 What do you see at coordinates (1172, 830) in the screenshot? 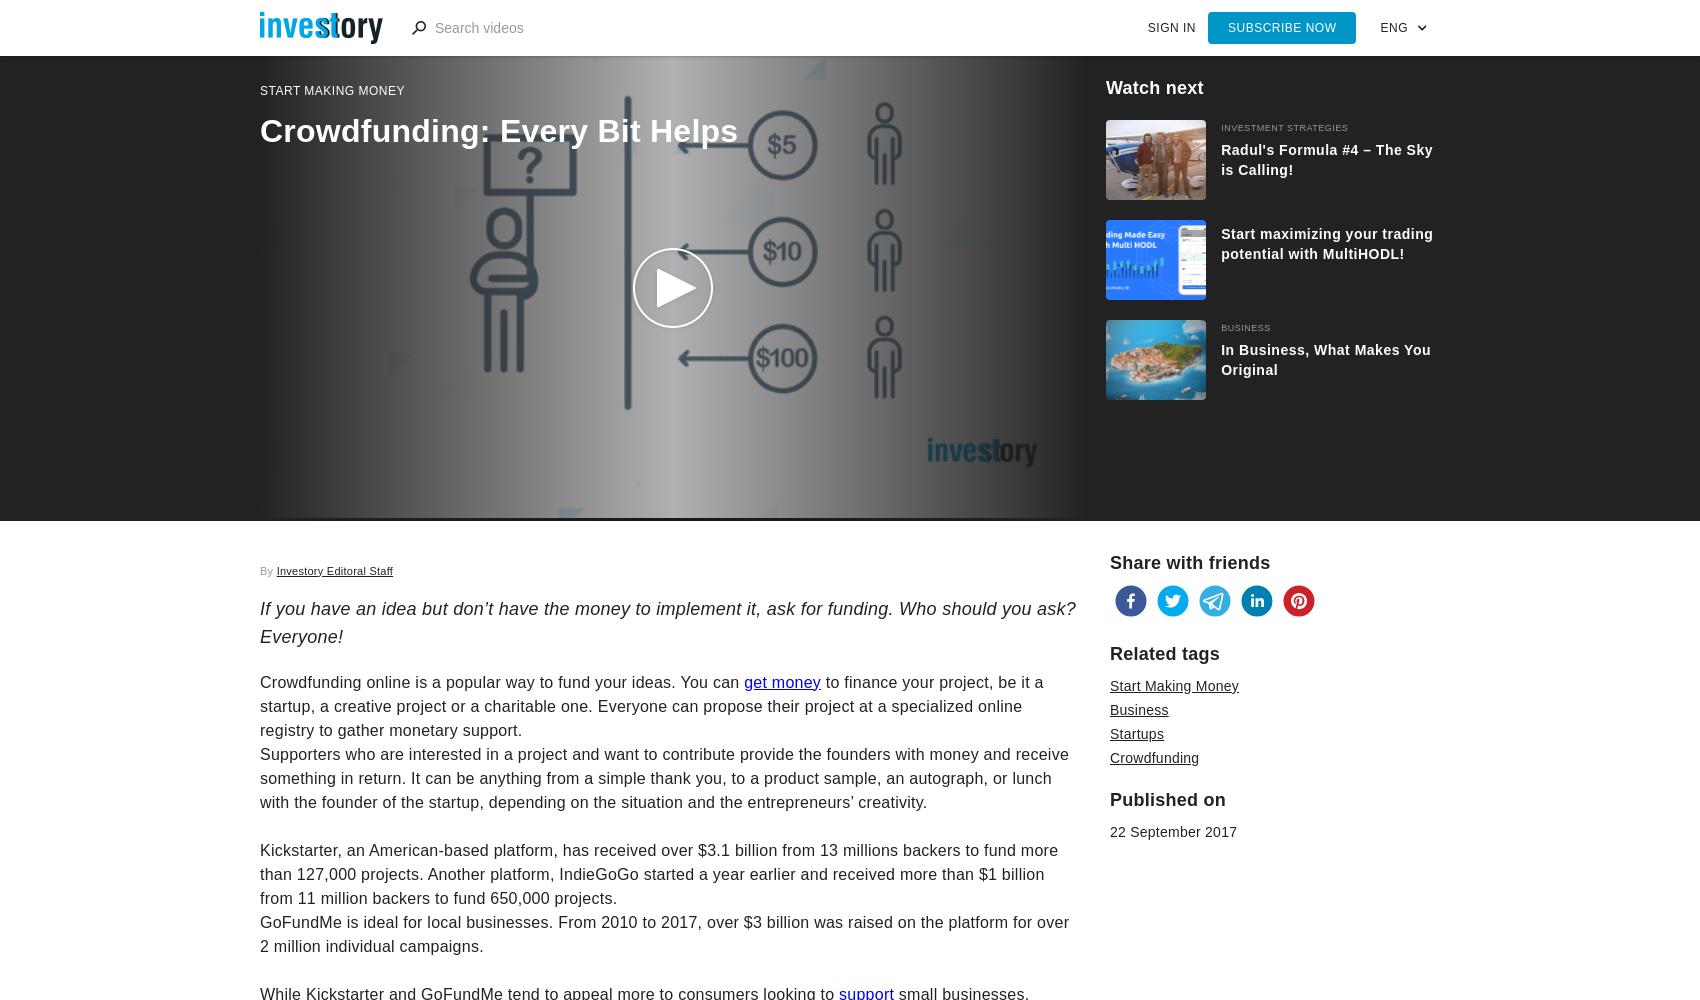
I see `'22 September 2017'` at bounding box center [1172, 830].